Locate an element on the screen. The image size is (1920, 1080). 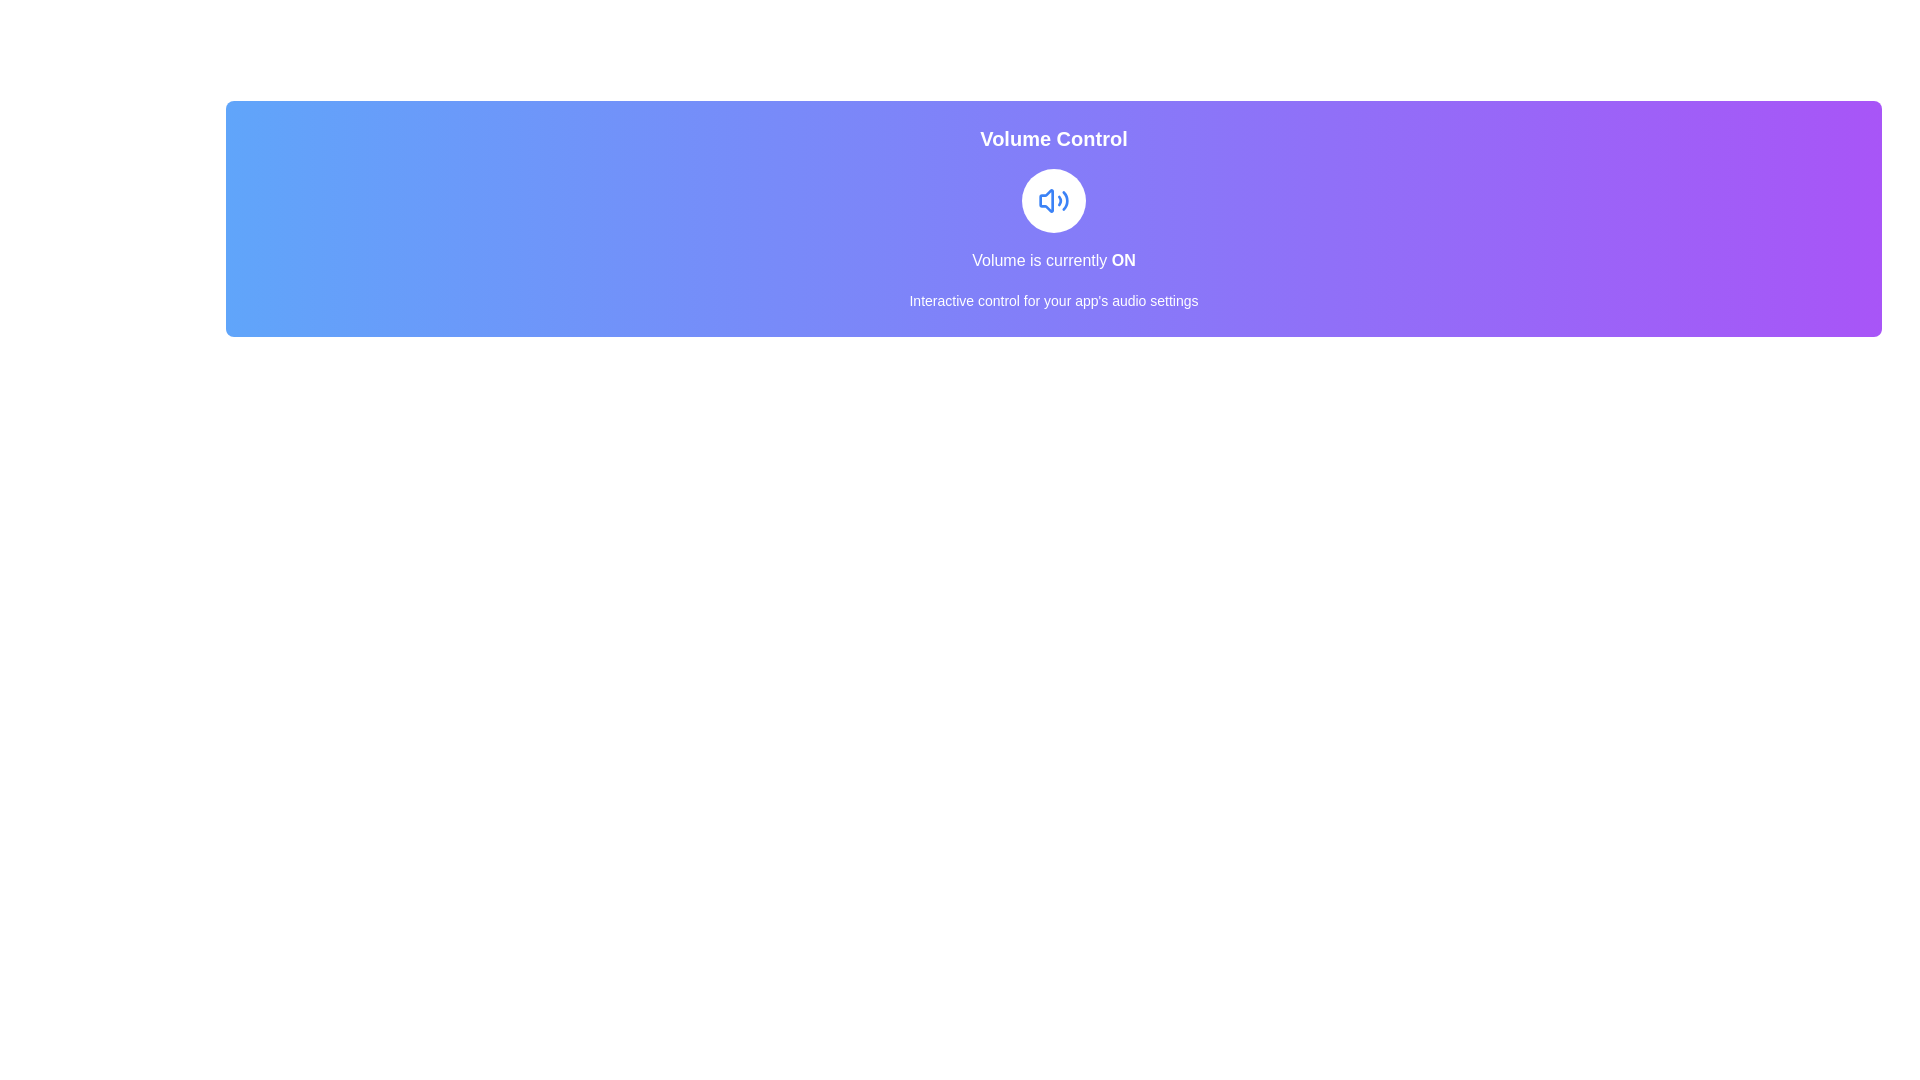
the button to toggle the volume state is located at coordinates (1053, 200).